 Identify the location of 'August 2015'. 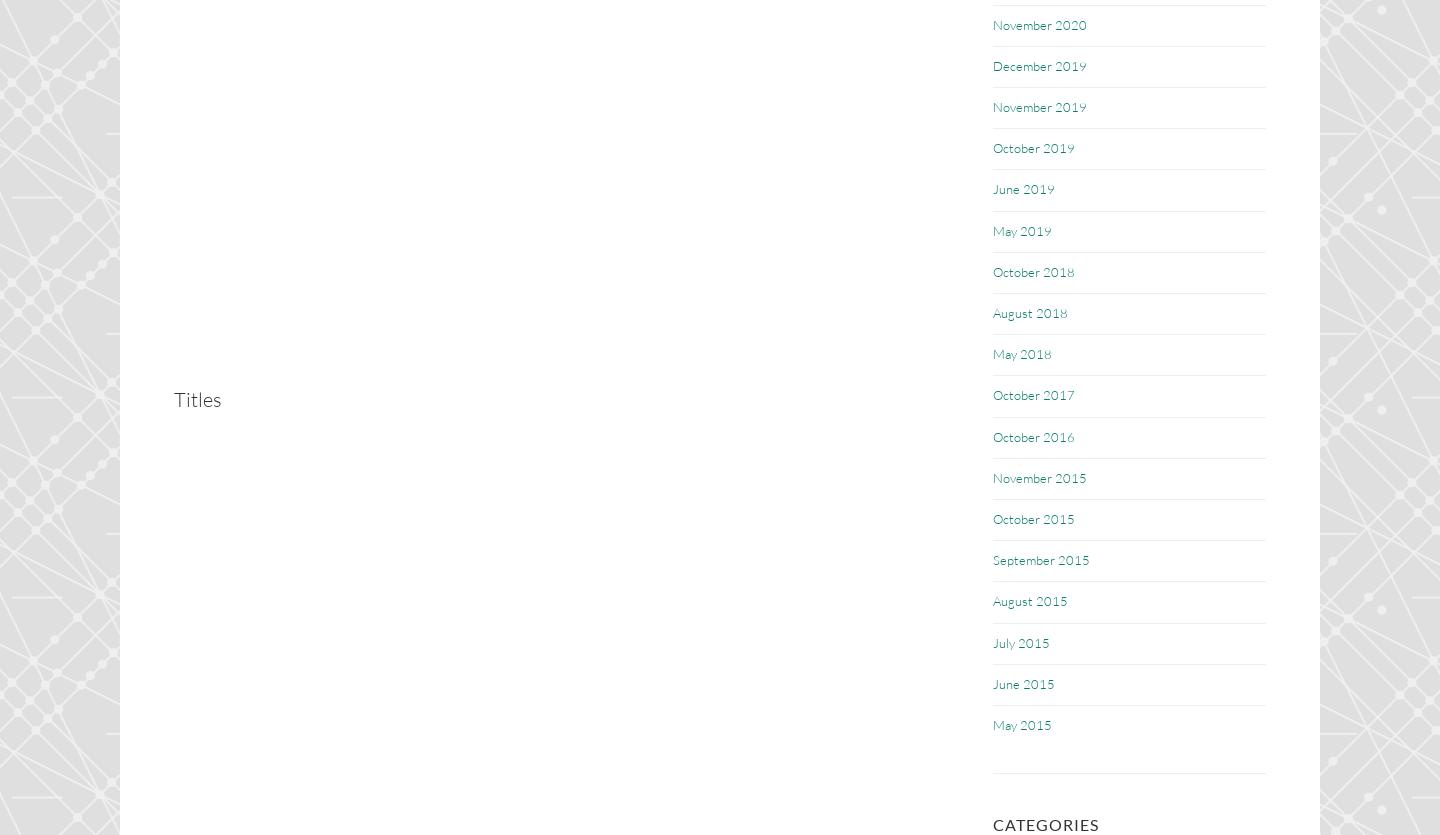
(1030, 600).